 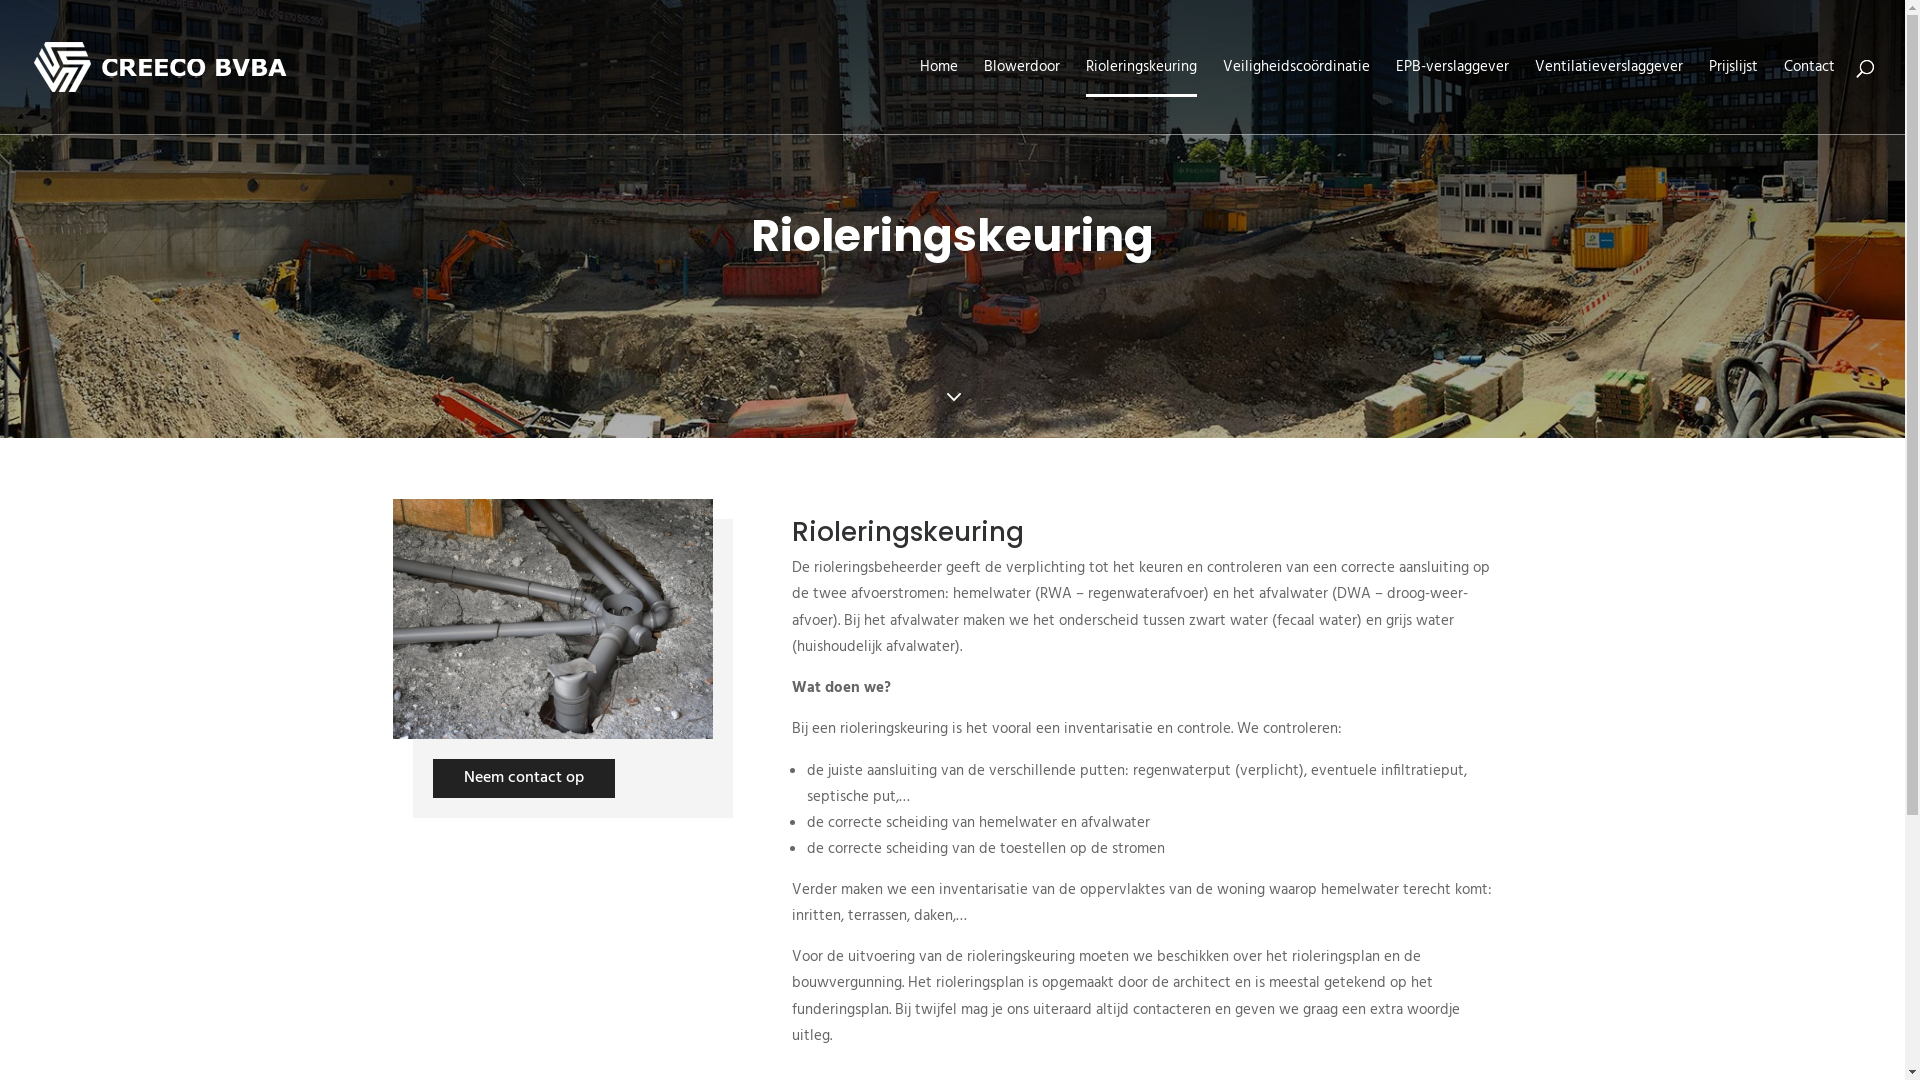 I want to click on 'Prijslijst', so click(x=1732, y=96).